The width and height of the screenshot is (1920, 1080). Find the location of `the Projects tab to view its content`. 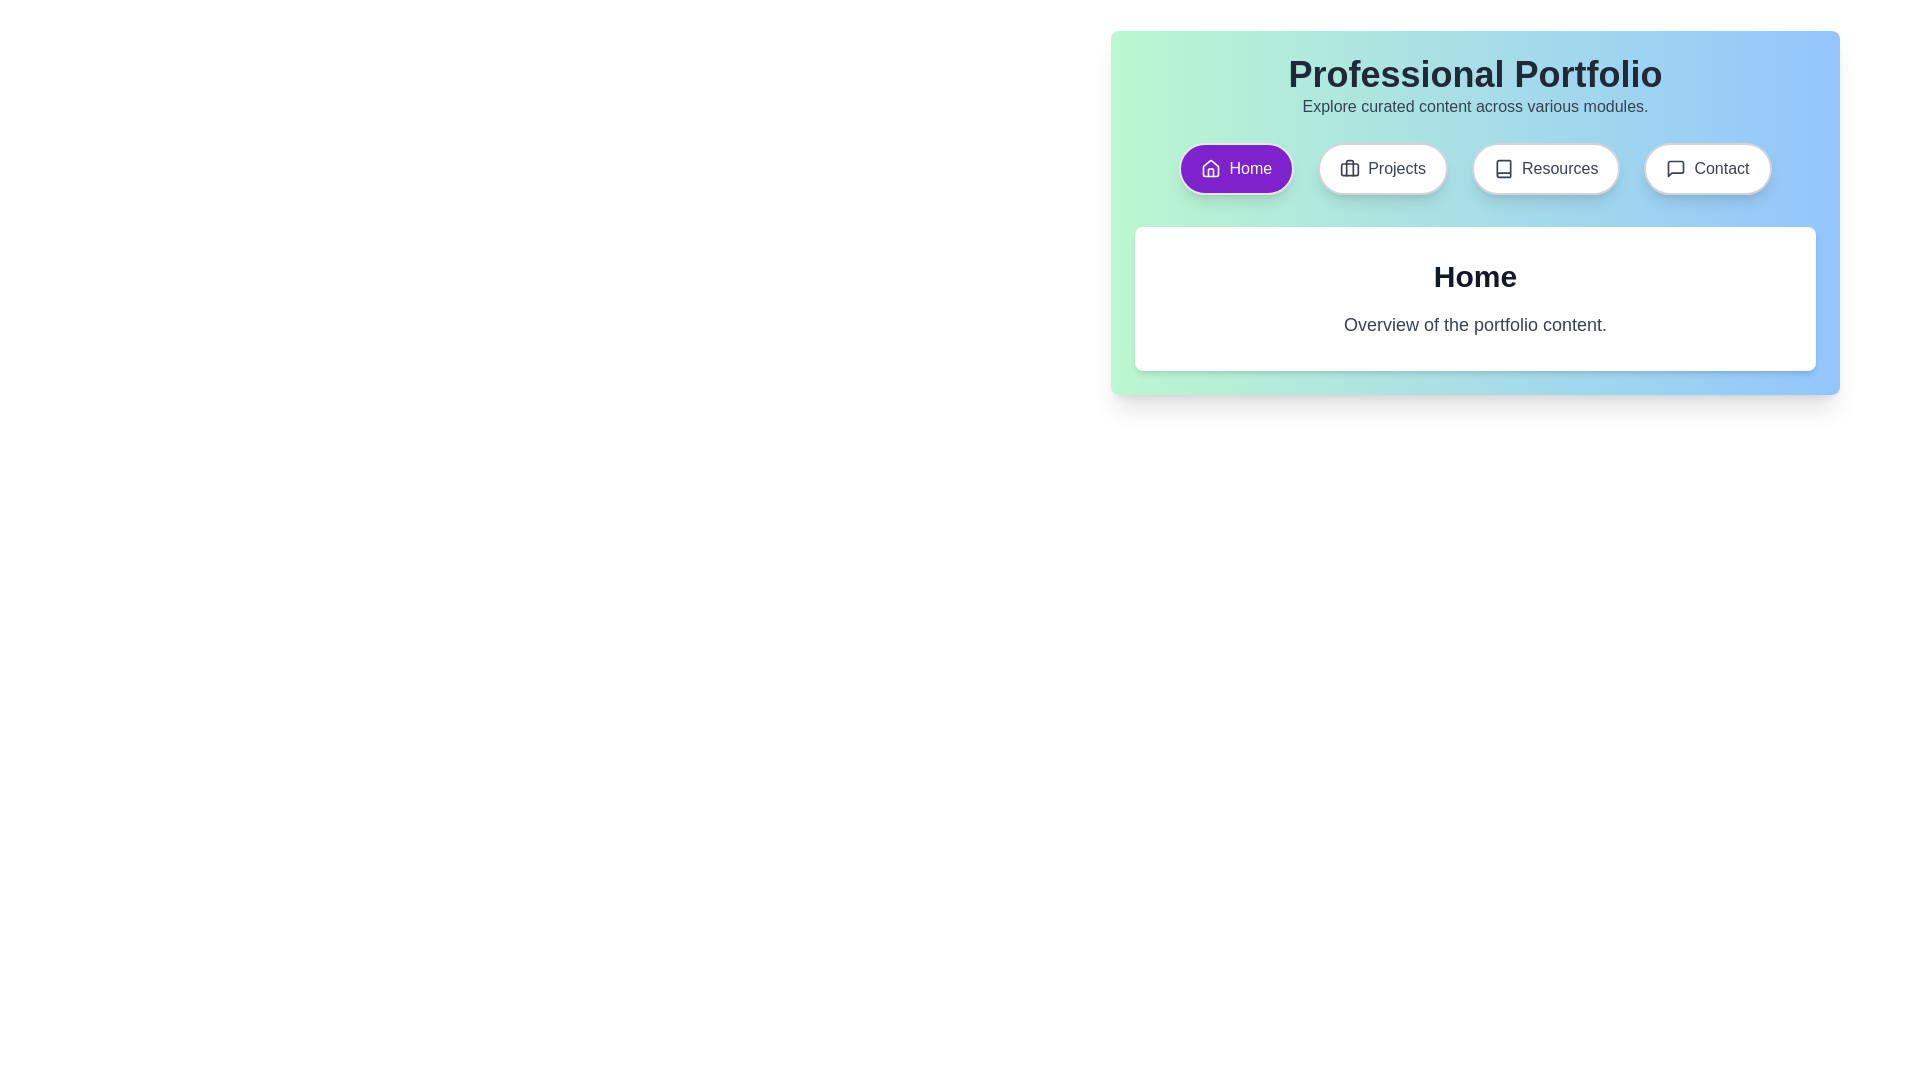

the Projects tab to view its content is located at coordinates (1381, 168).